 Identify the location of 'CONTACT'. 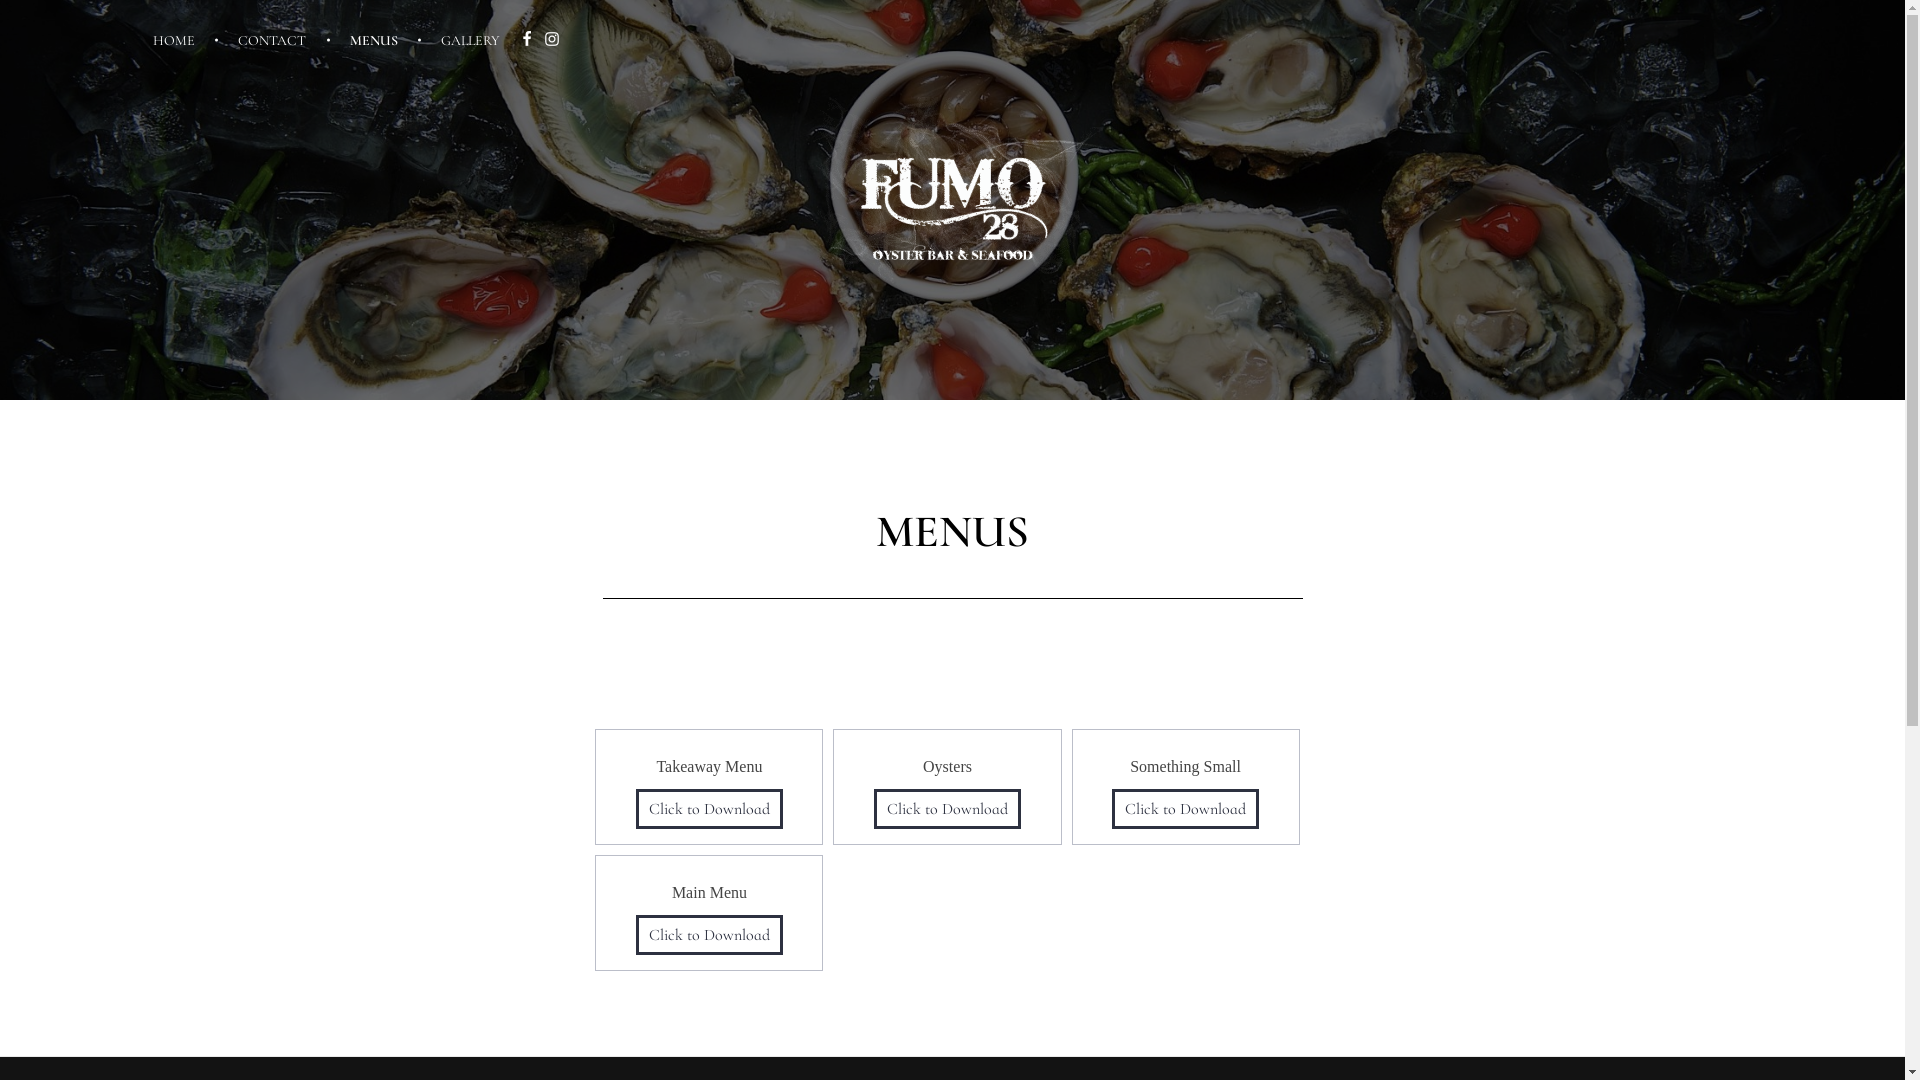
(274, 39).